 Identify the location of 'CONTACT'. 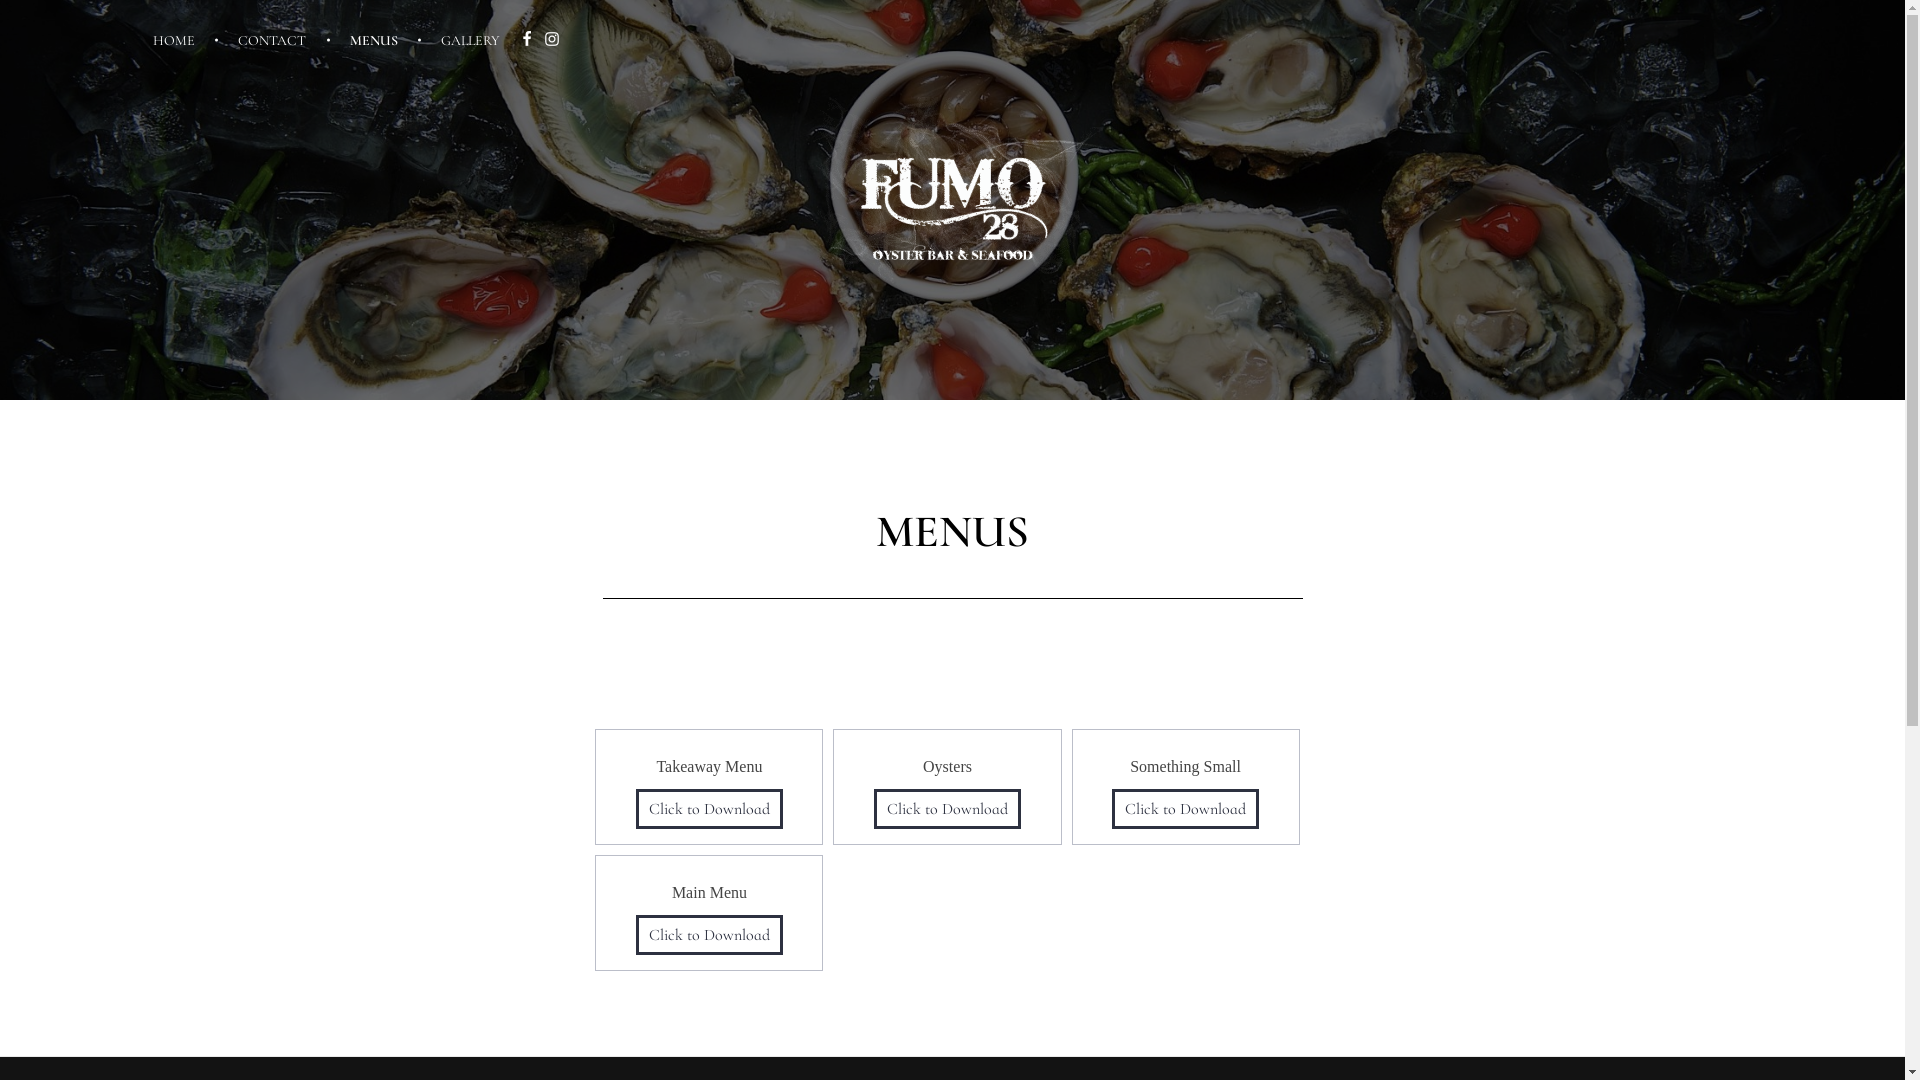
(274, 39).